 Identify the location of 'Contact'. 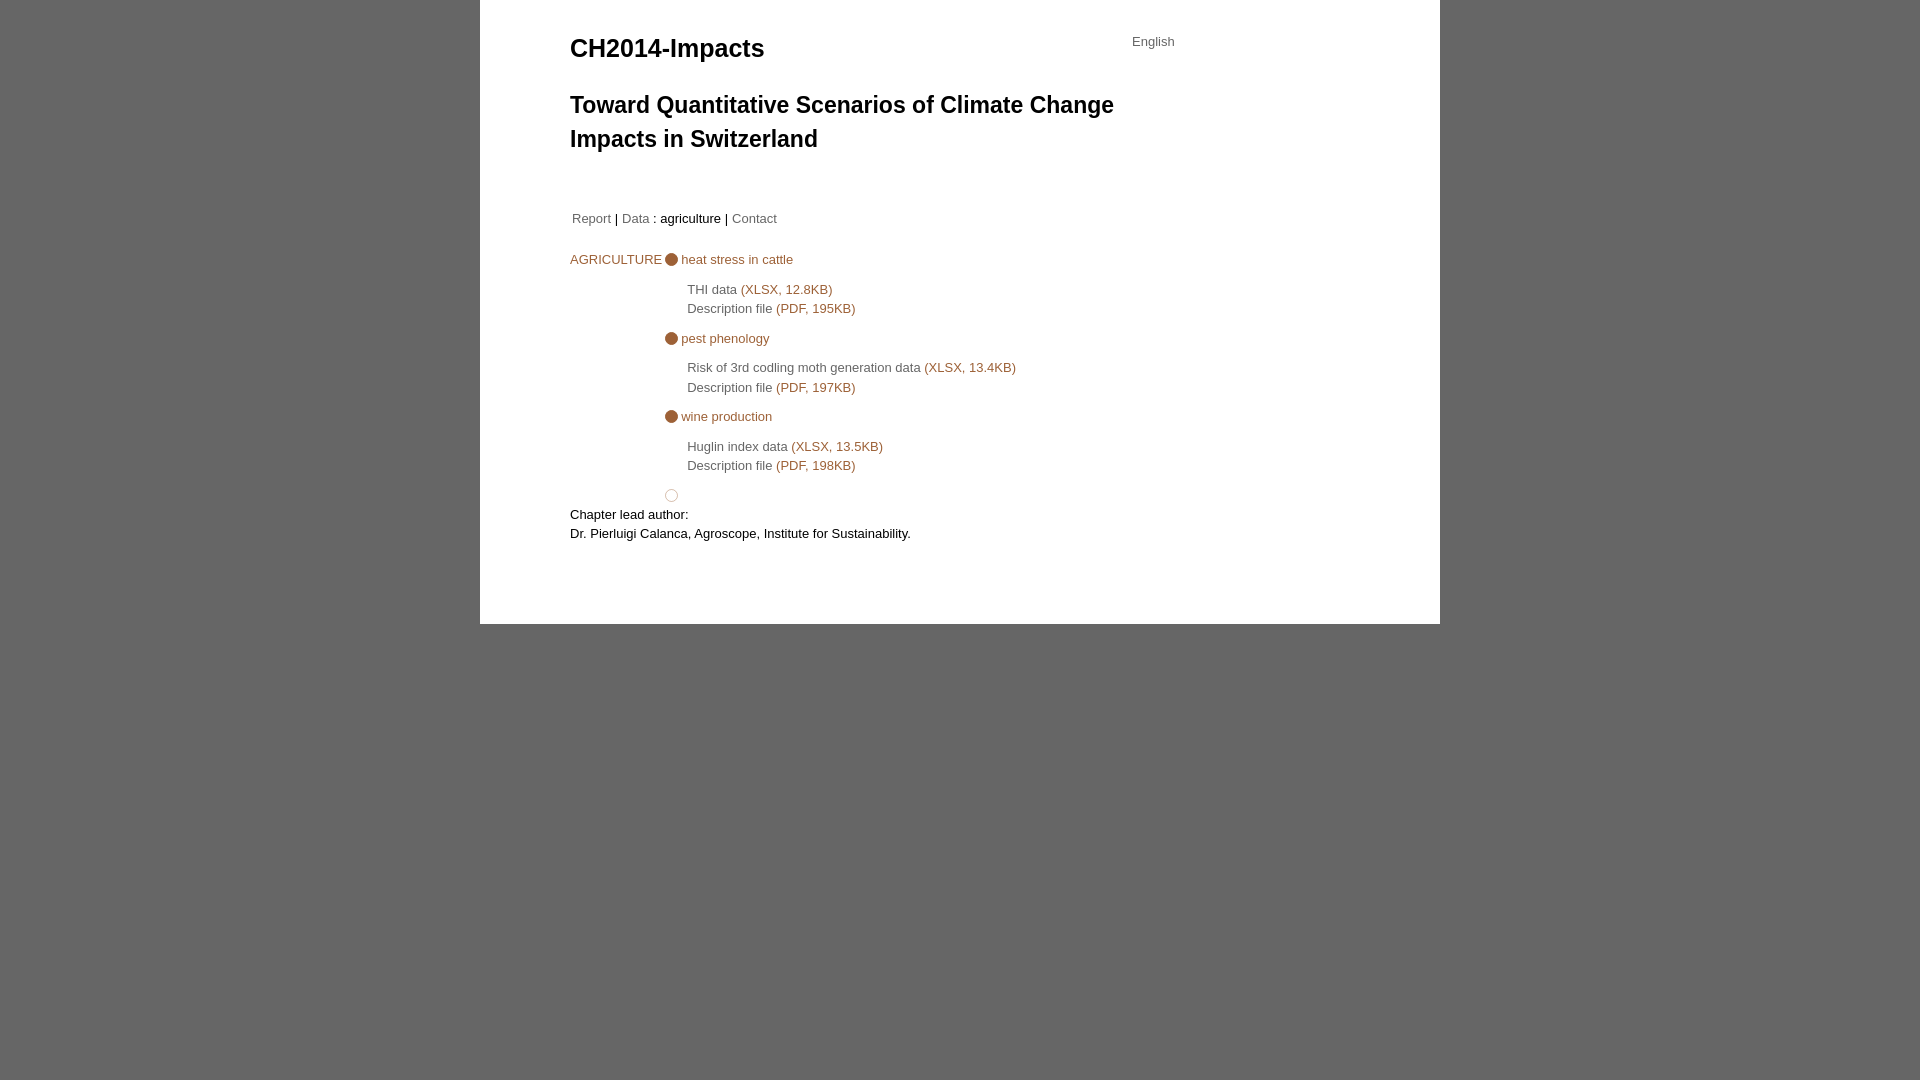
(753, 217).